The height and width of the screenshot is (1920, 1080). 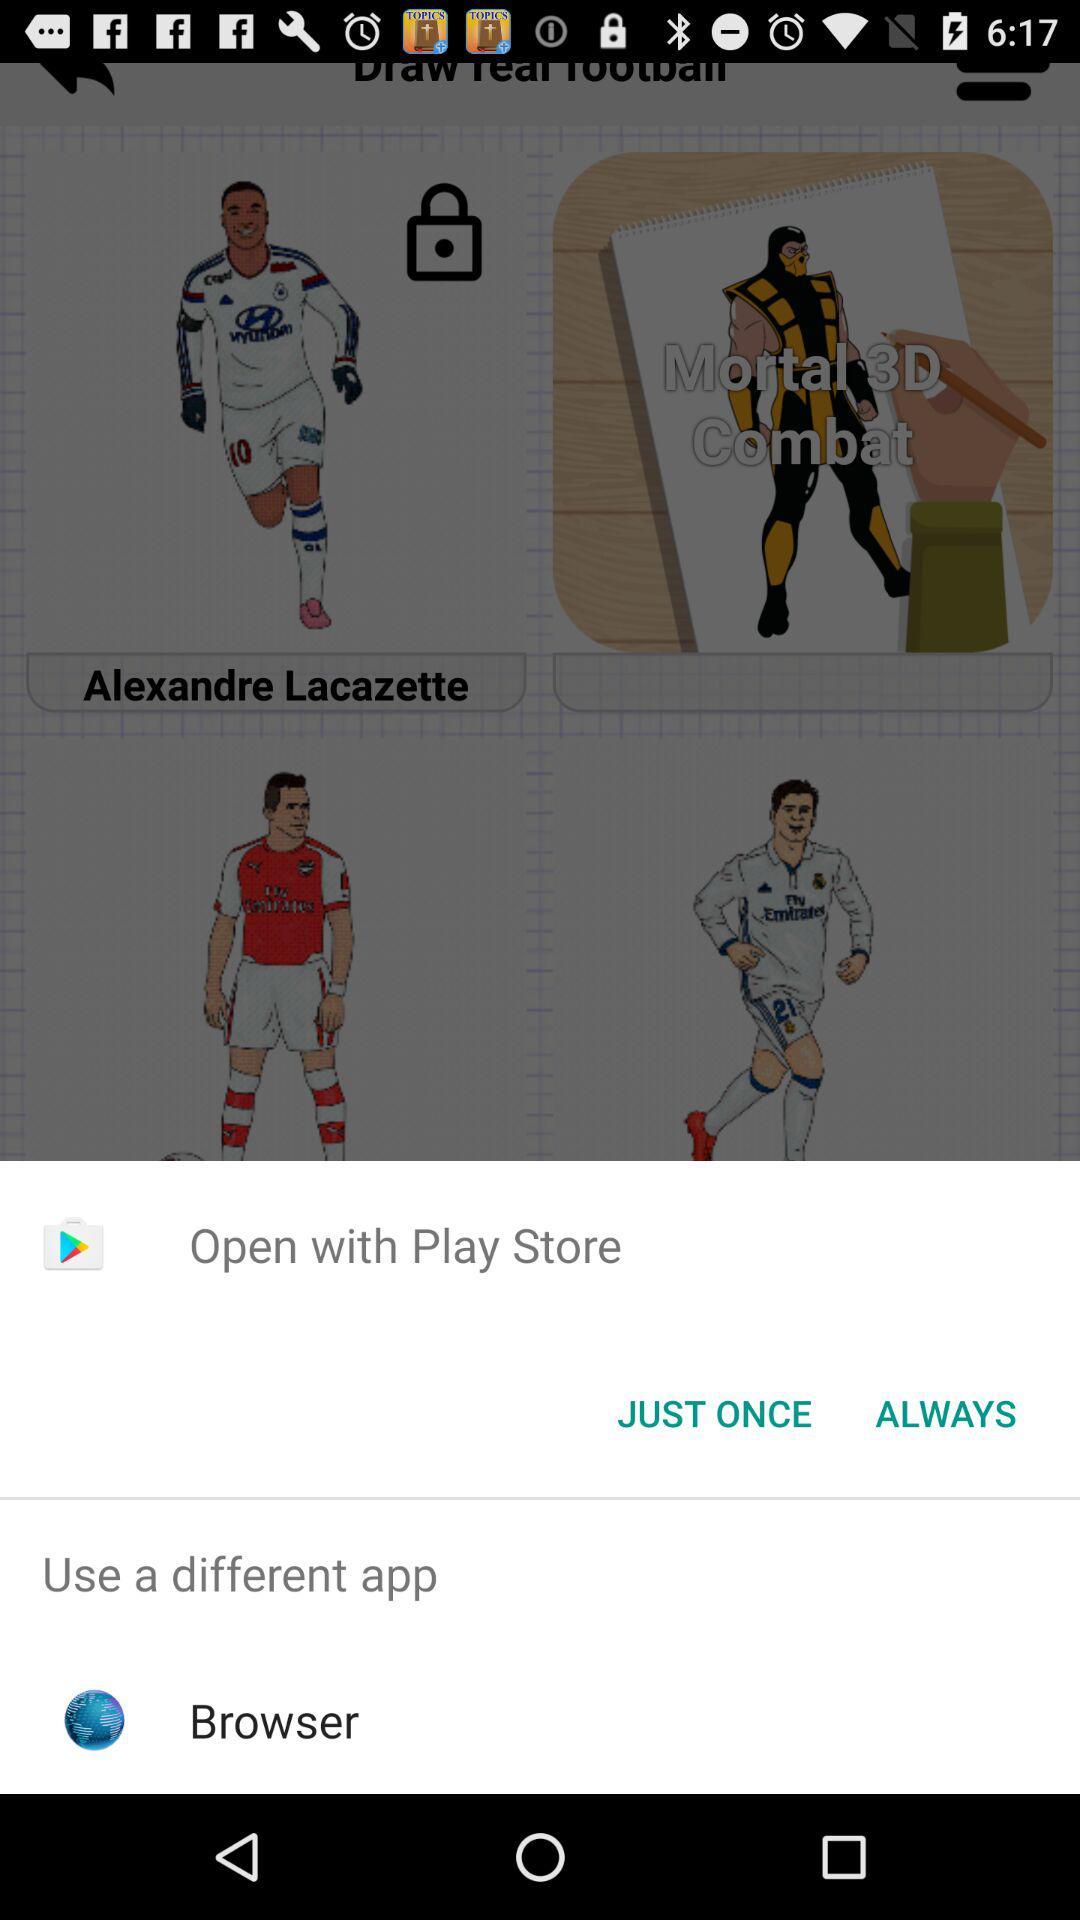 What do you see at coordinates (713, 1411) in the screenshot?
I see `the icon below the open with play` at bounding box center [713, 1411].